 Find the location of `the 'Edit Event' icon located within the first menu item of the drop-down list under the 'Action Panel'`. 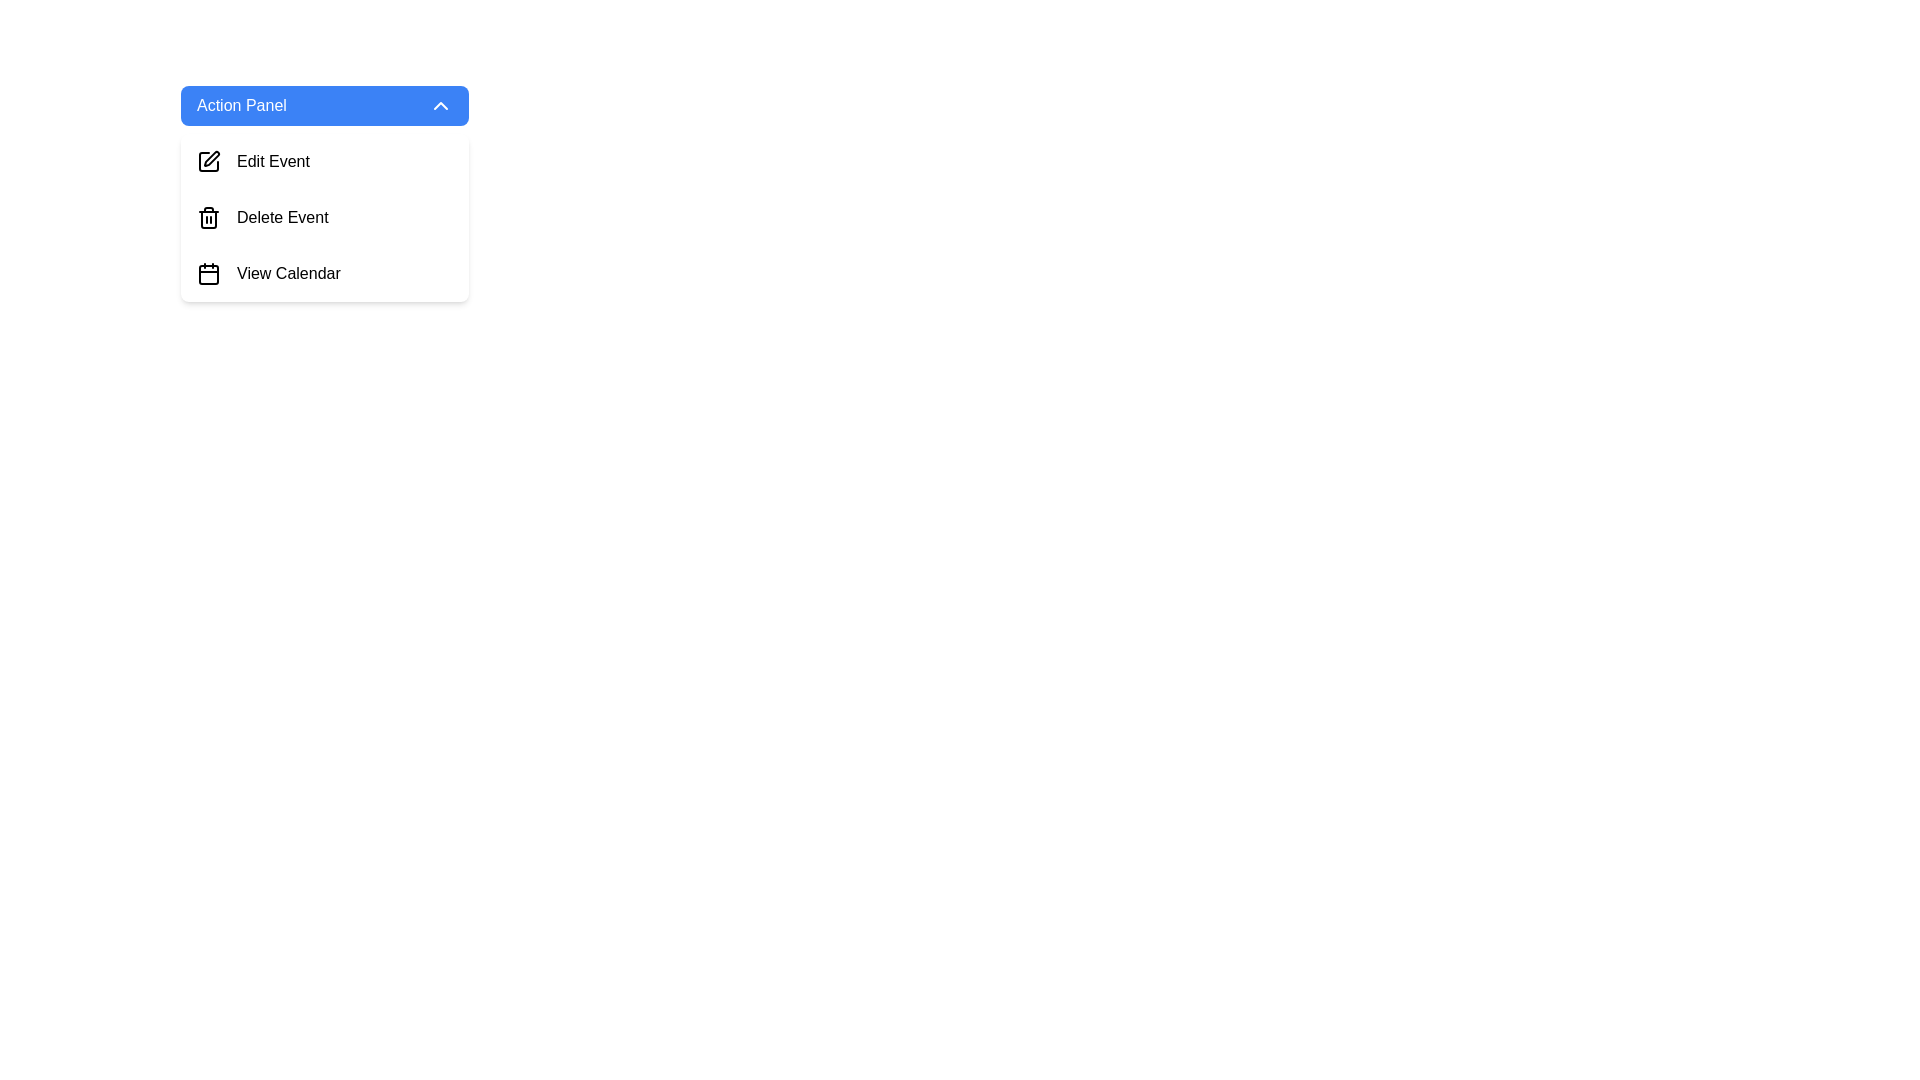

the 'Edit Event' icon located within the first menu item of the drop-down list under the 'Action Panel' is located at coordinates (209, 161).